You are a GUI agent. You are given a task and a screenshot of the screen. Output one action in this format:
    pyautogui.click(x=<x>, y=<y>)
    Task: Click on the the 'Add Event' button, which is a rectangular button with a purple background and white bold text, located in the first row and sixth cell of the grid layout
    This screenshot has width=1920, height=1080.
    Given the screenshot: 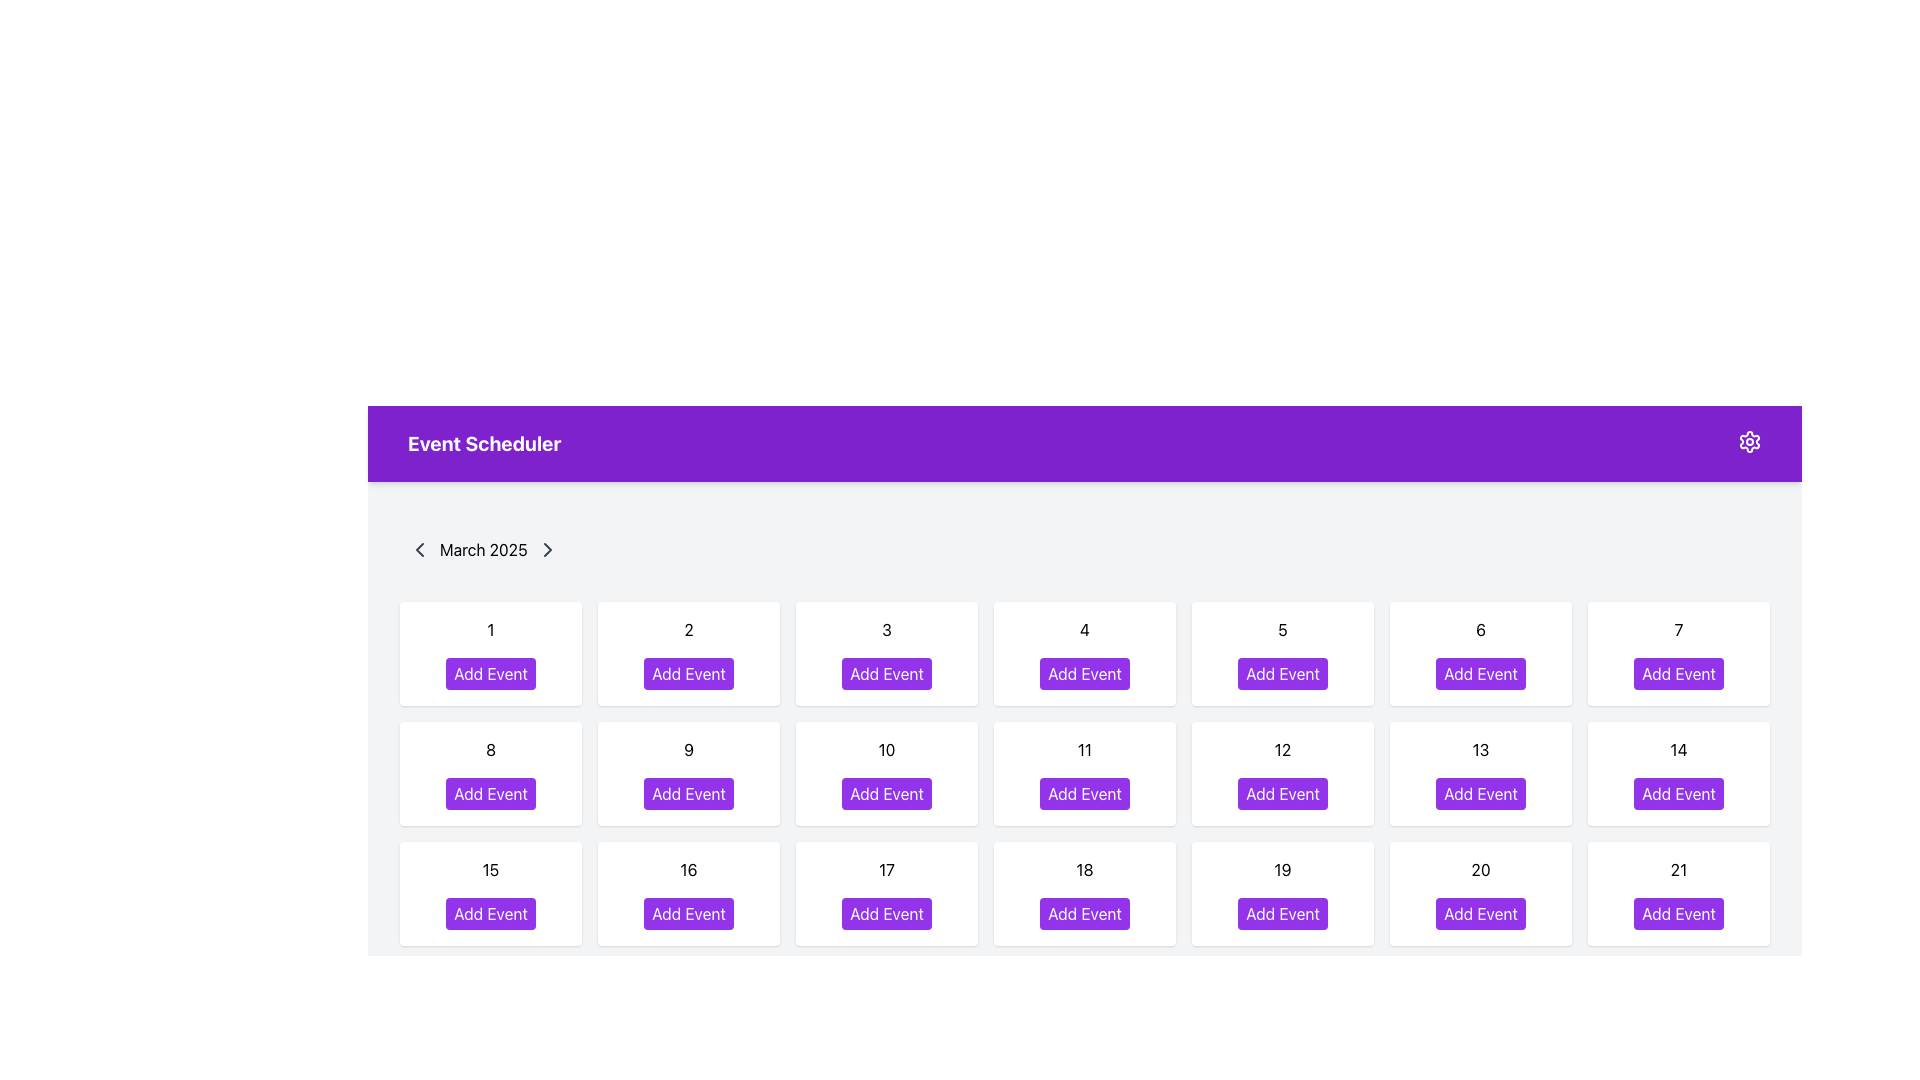 What is the action you would take?
    pyautogui.click(x=1481, y=674)
    